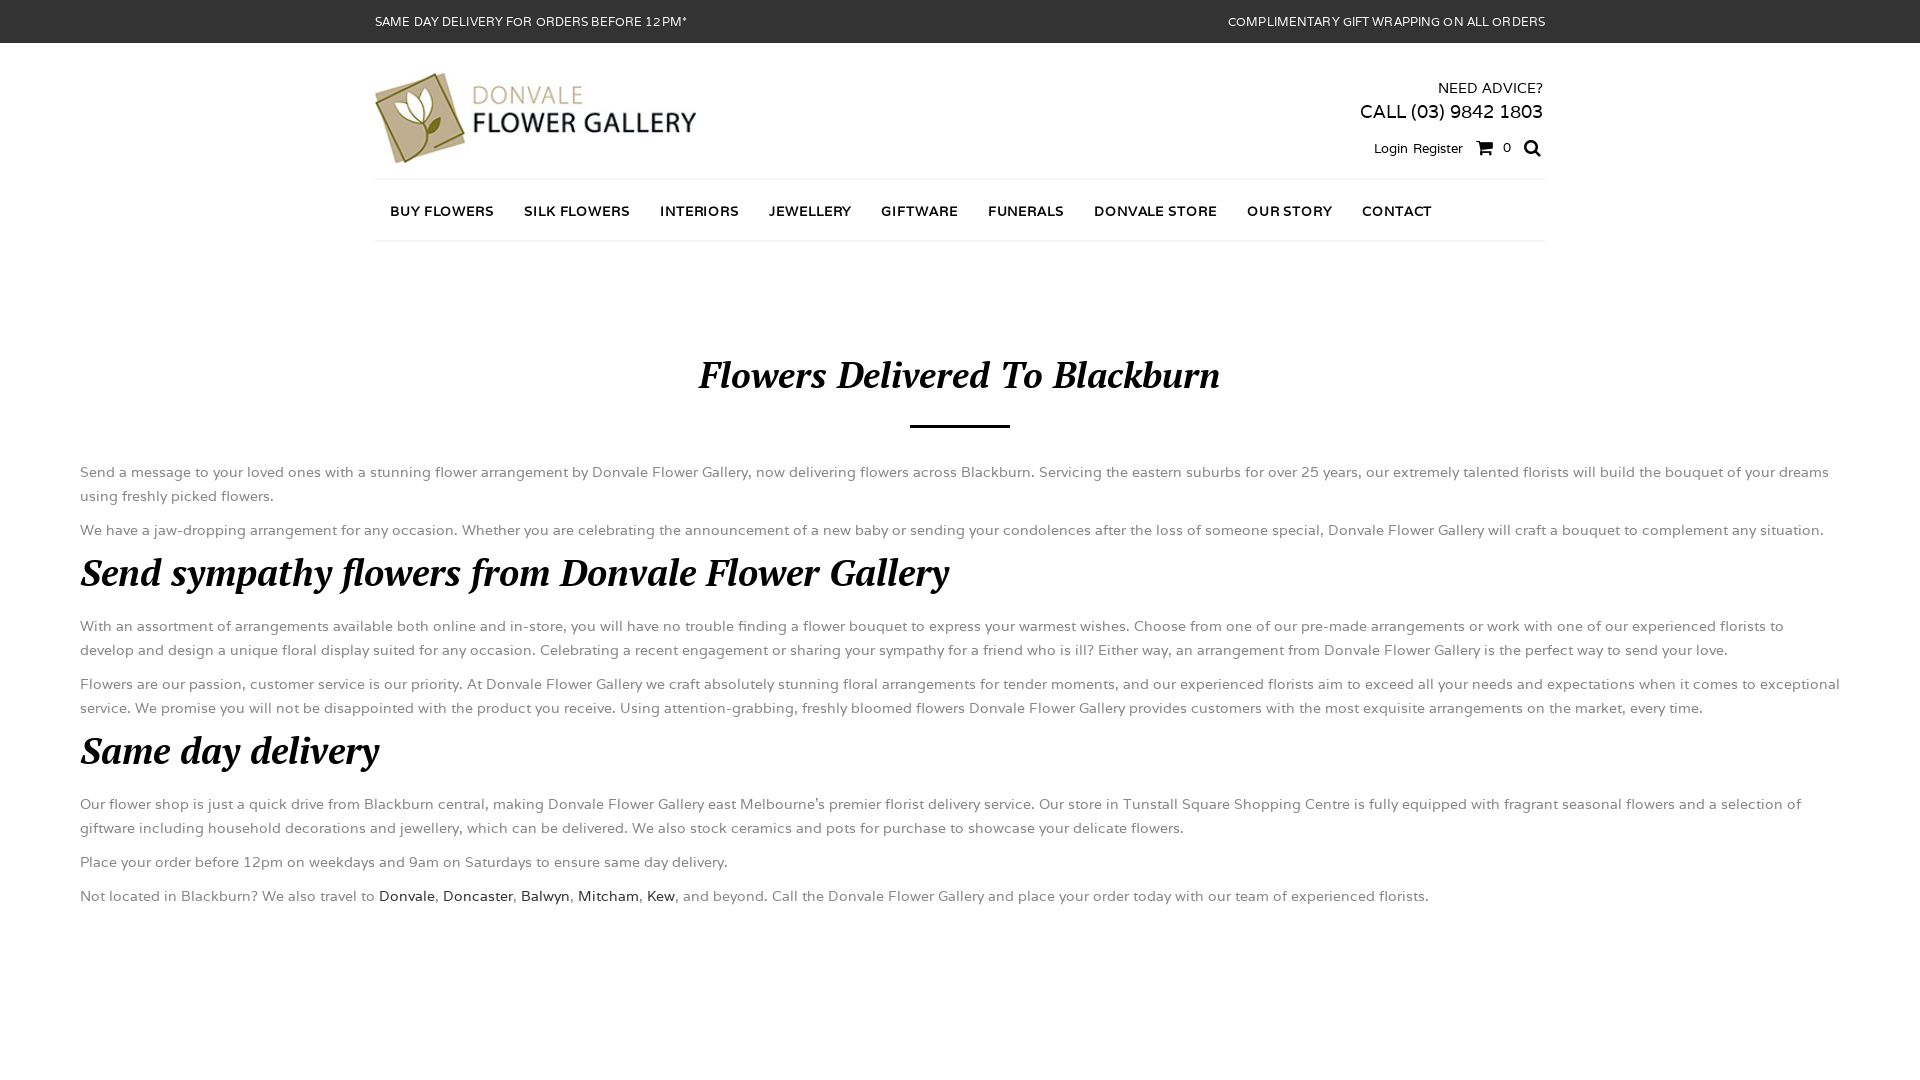  What do you see at coordinates (1026, 211) in the screenshot?
I see `'FUNERALS'` at bounding box center [1026, 211].